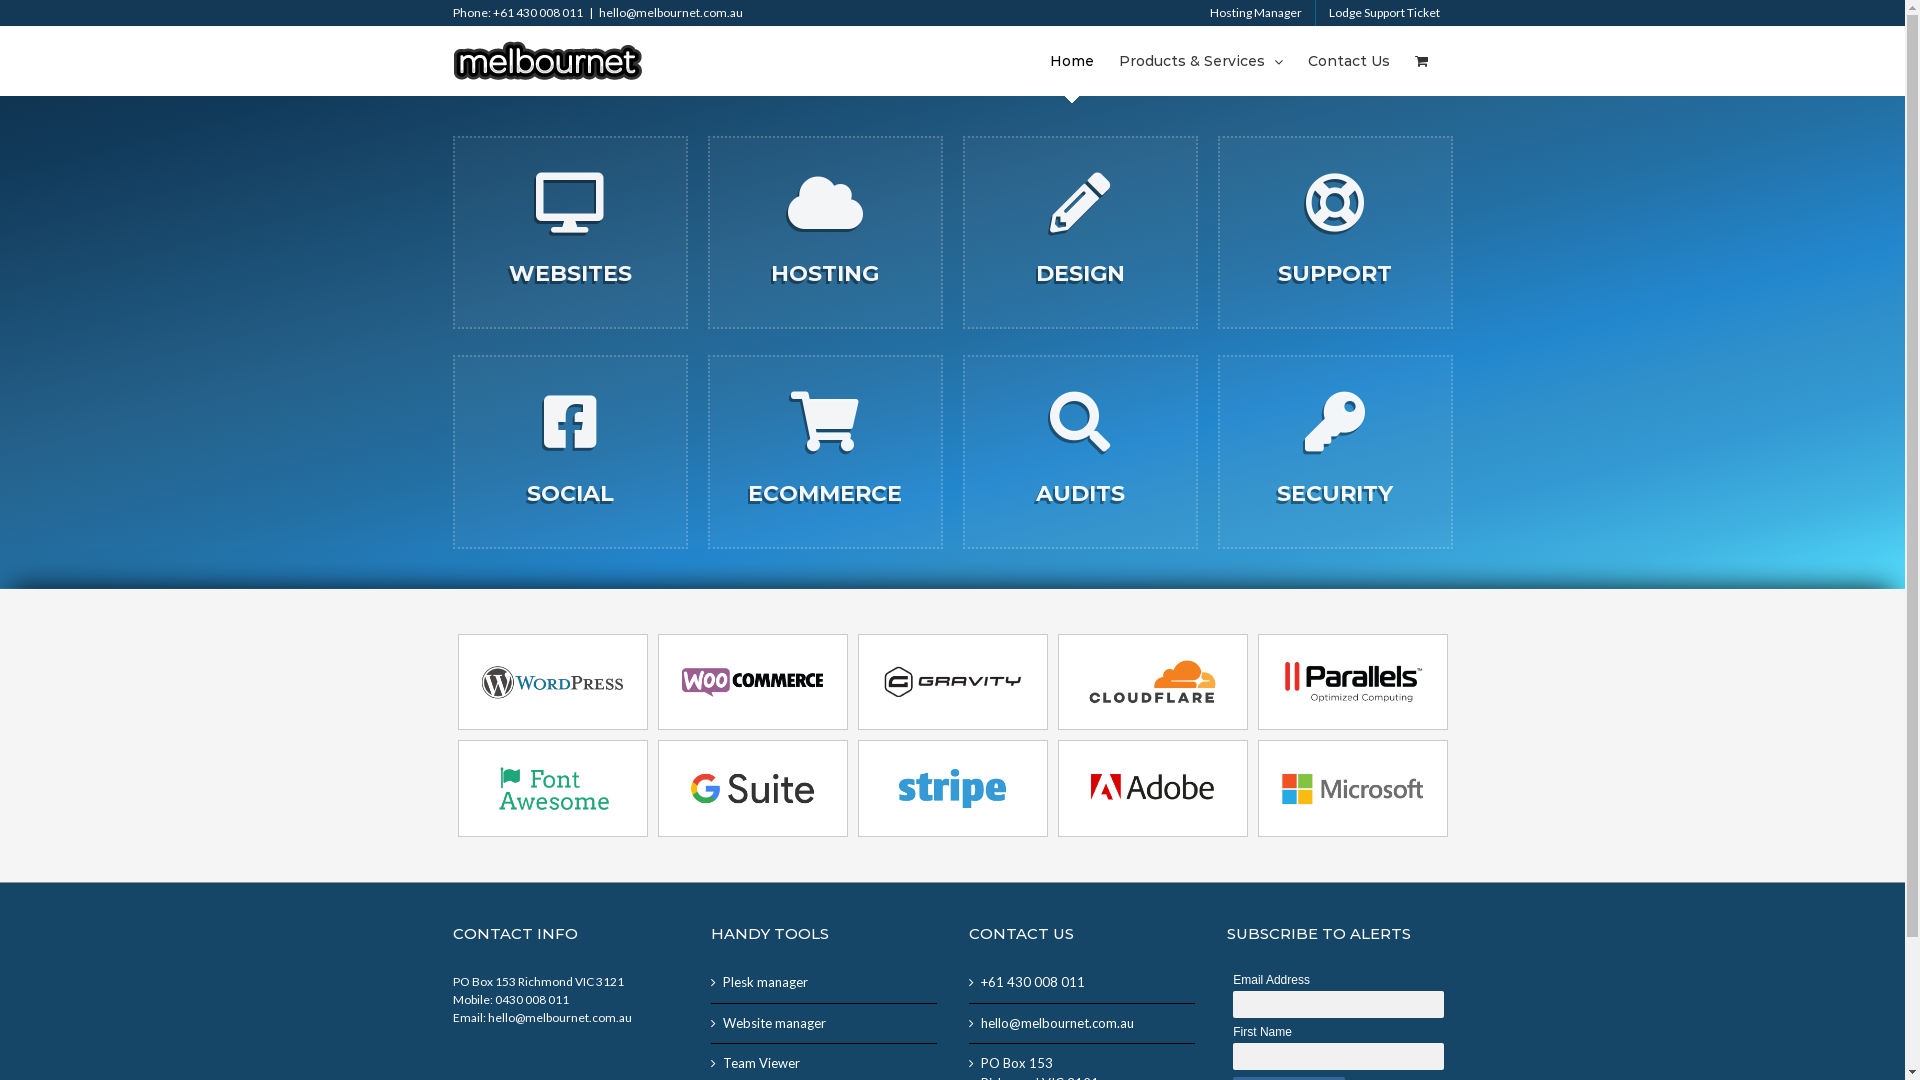 This screenshot has width=1920, height=1080. I want to click on 'wordpress', so click(473, 681).